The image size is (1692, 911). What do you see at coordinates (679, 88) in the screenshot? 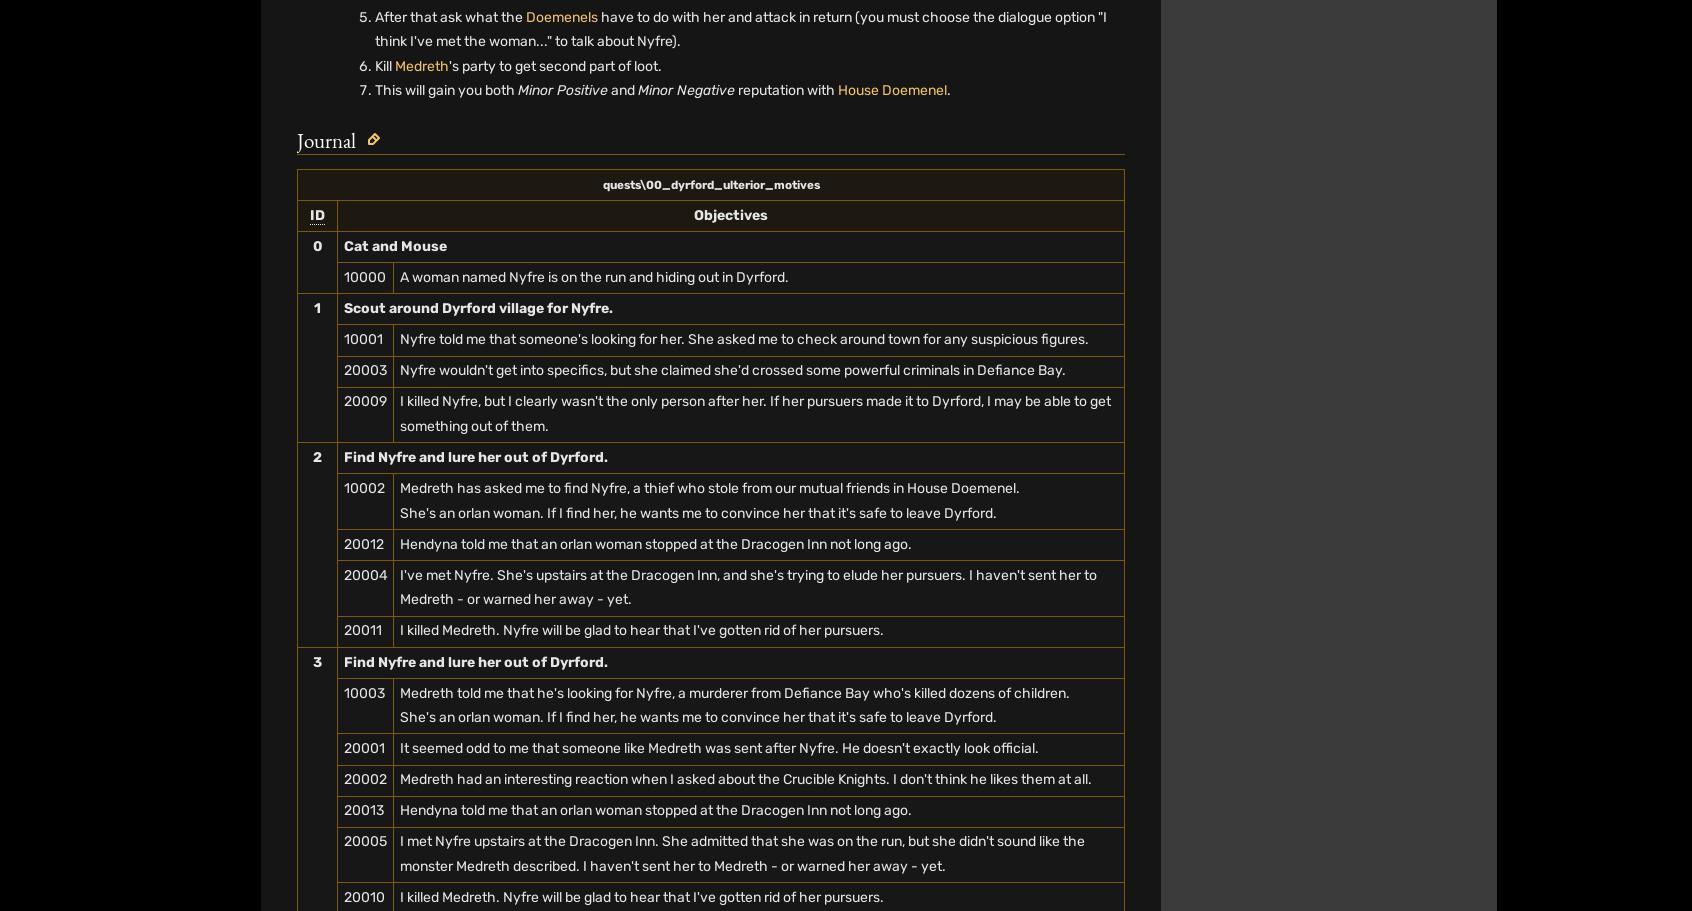
I see `'Terms of Use'` at bounding box center [679, 88].